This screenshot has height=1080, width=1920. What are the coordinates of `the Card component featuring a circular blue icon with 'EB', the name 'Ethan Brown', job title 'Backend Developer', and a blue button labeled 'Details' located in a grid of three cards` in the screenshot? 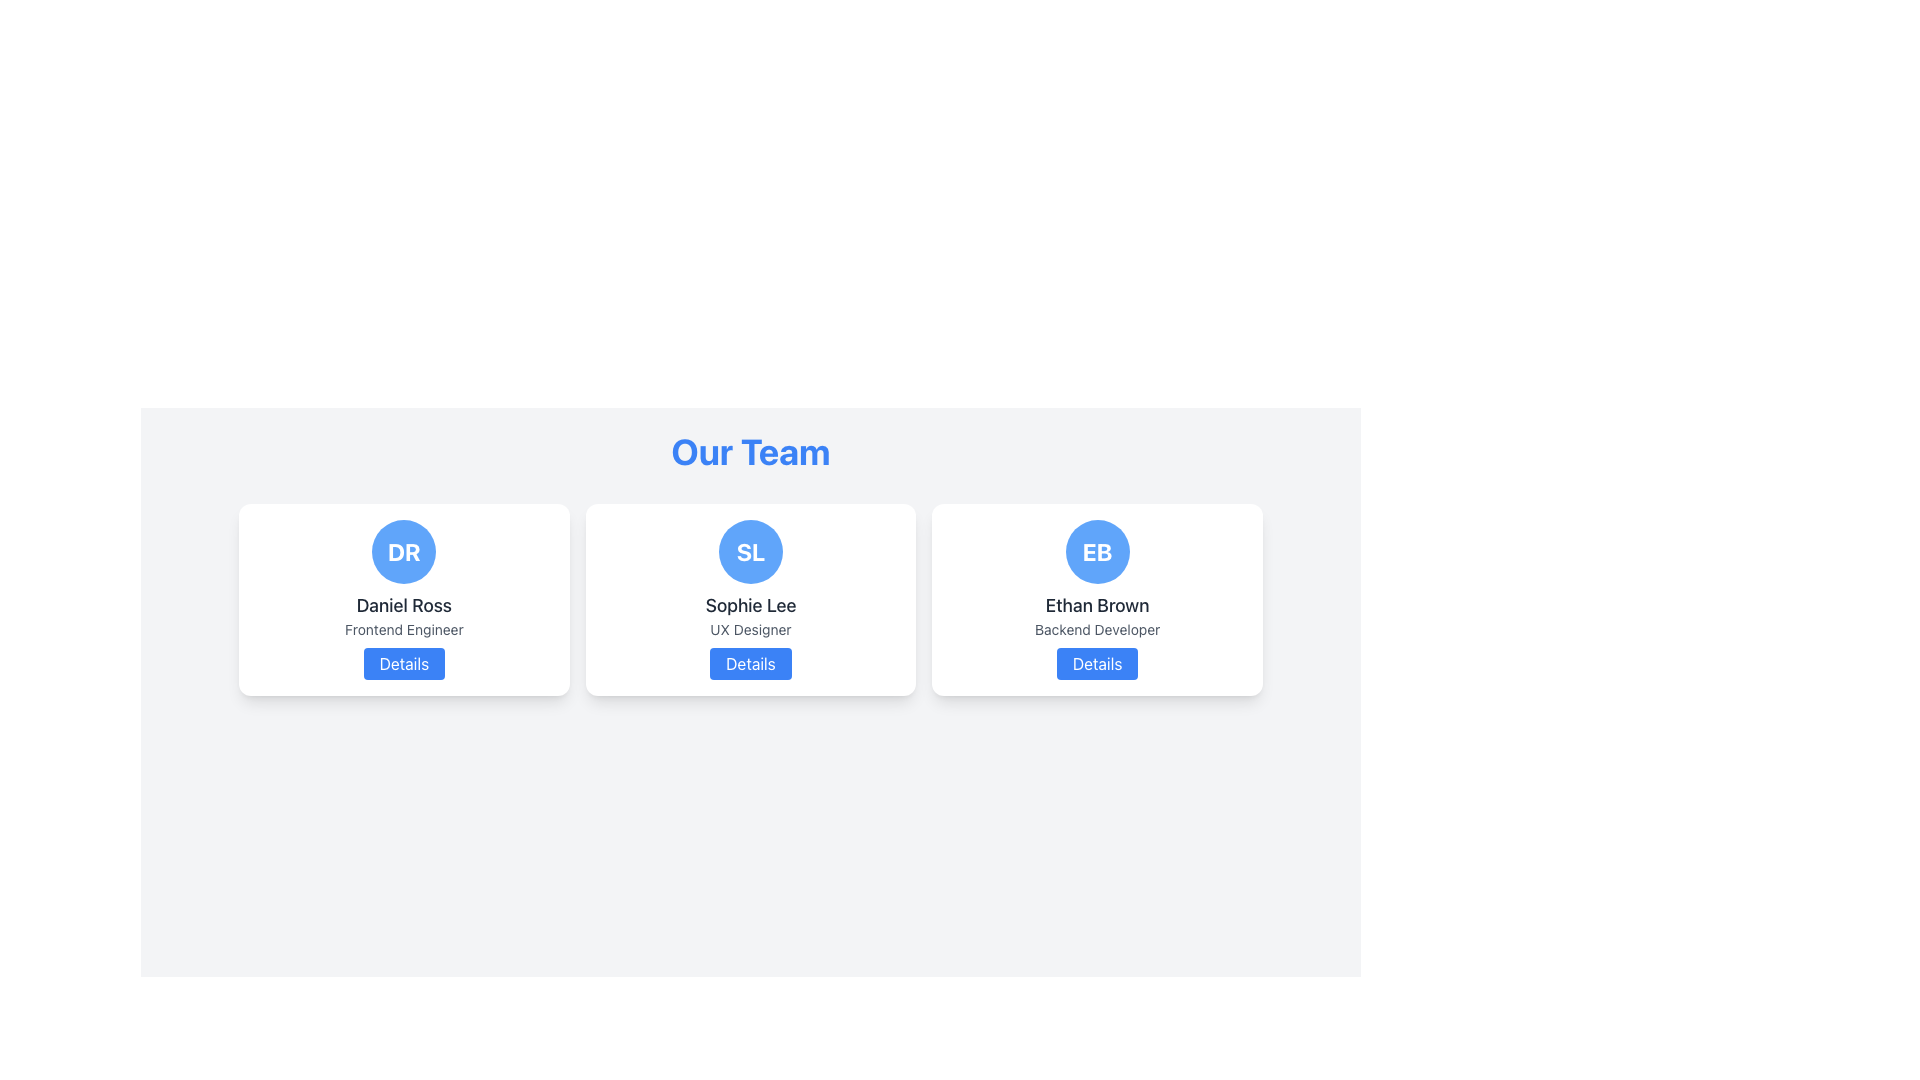 It's located at (1096, 599).